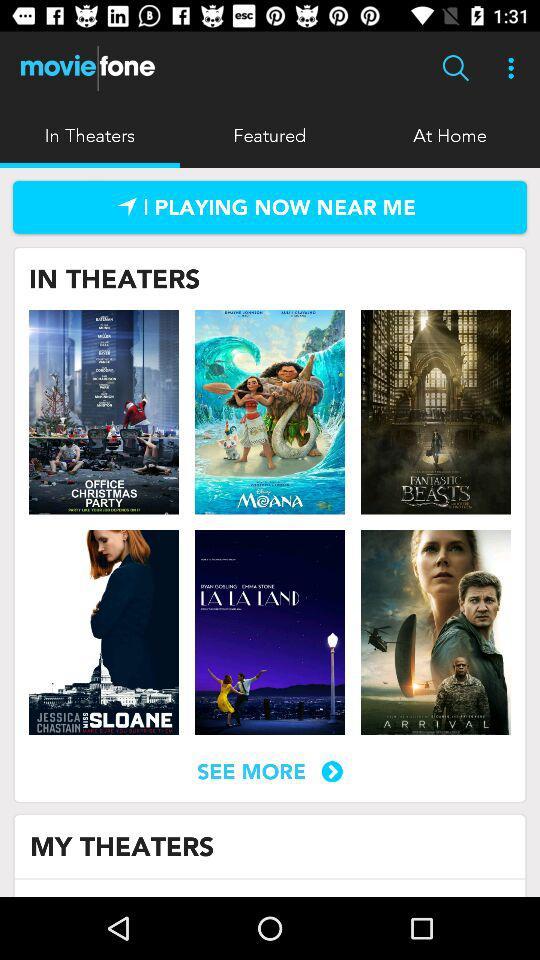 The height and width of the screenshot is (960, 540). I want to click on the item at the bottom left corner, so click(122, 845).